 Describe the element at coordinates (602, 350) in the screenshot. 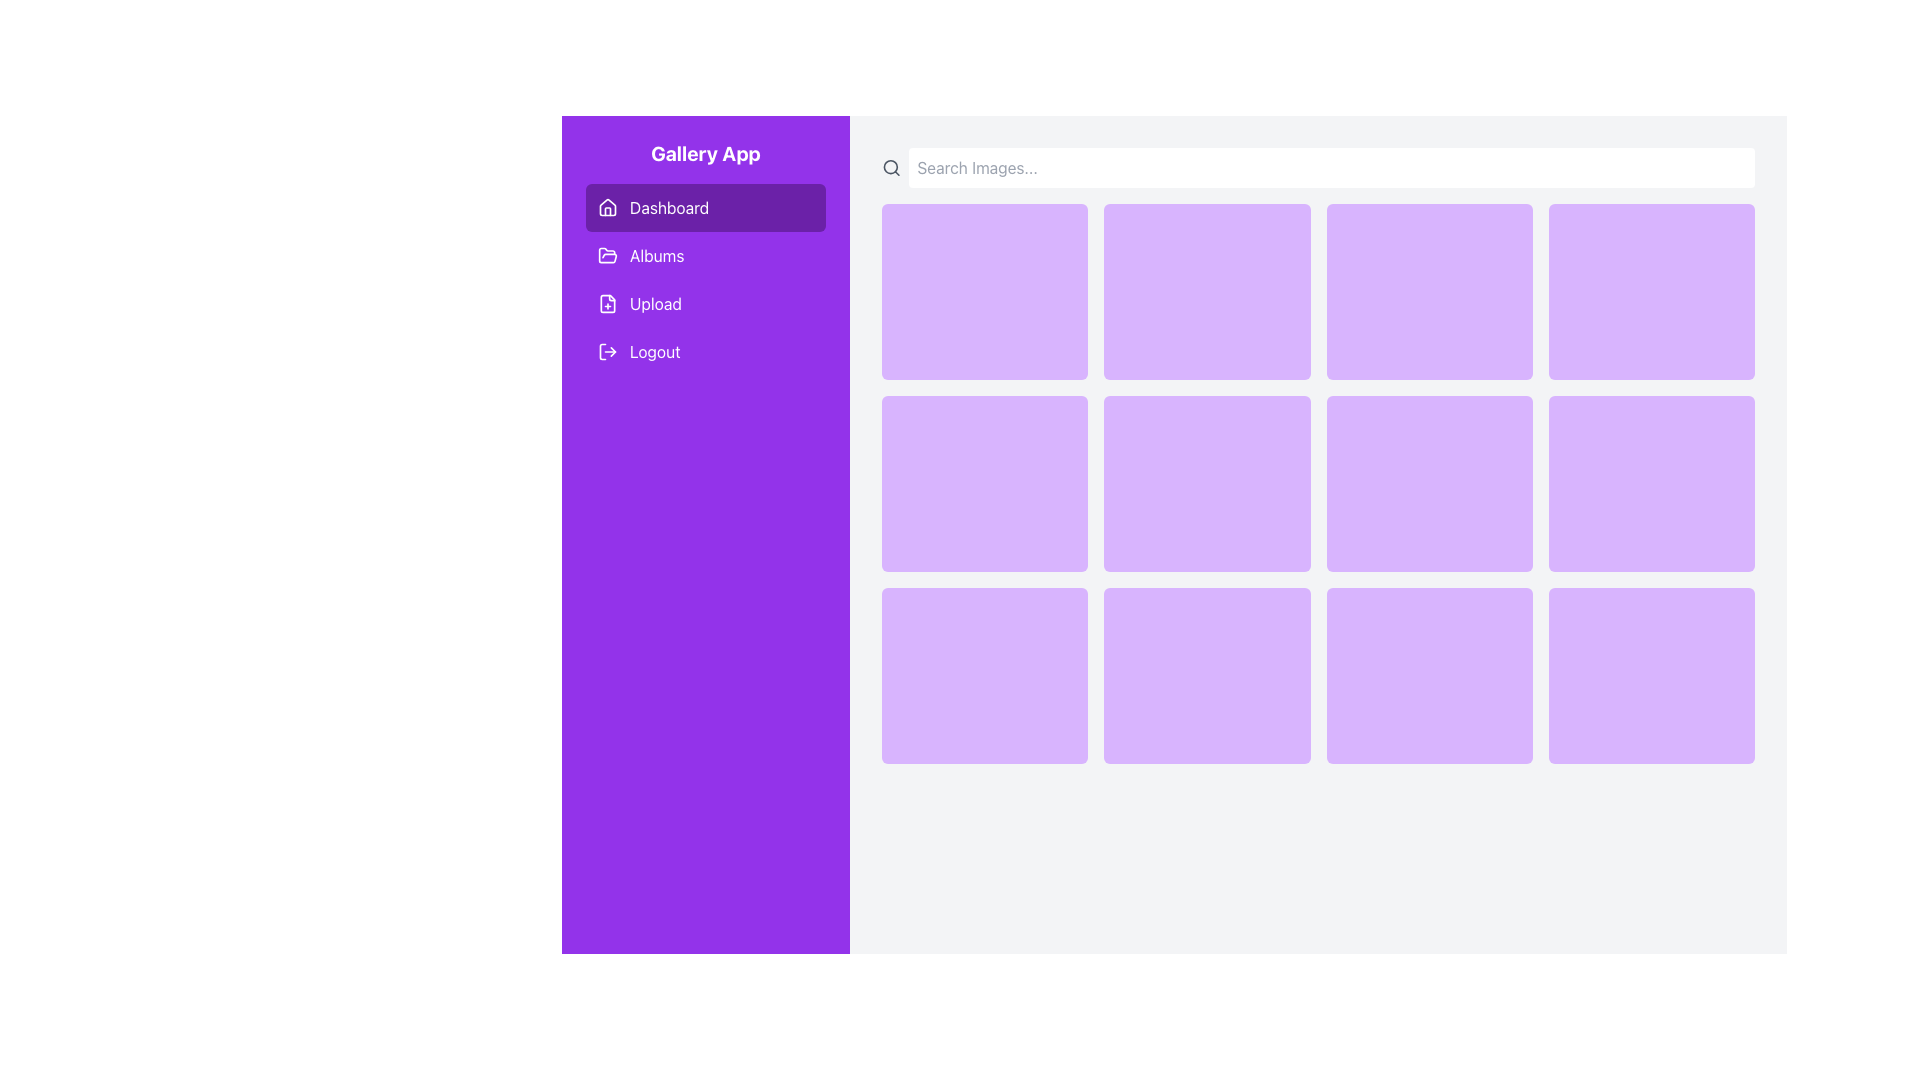

I see `the Logout icon in the vertical side menu, which is a graphical representation indicating an exit or logout action, located beside the text label 'Logout'` at that location.